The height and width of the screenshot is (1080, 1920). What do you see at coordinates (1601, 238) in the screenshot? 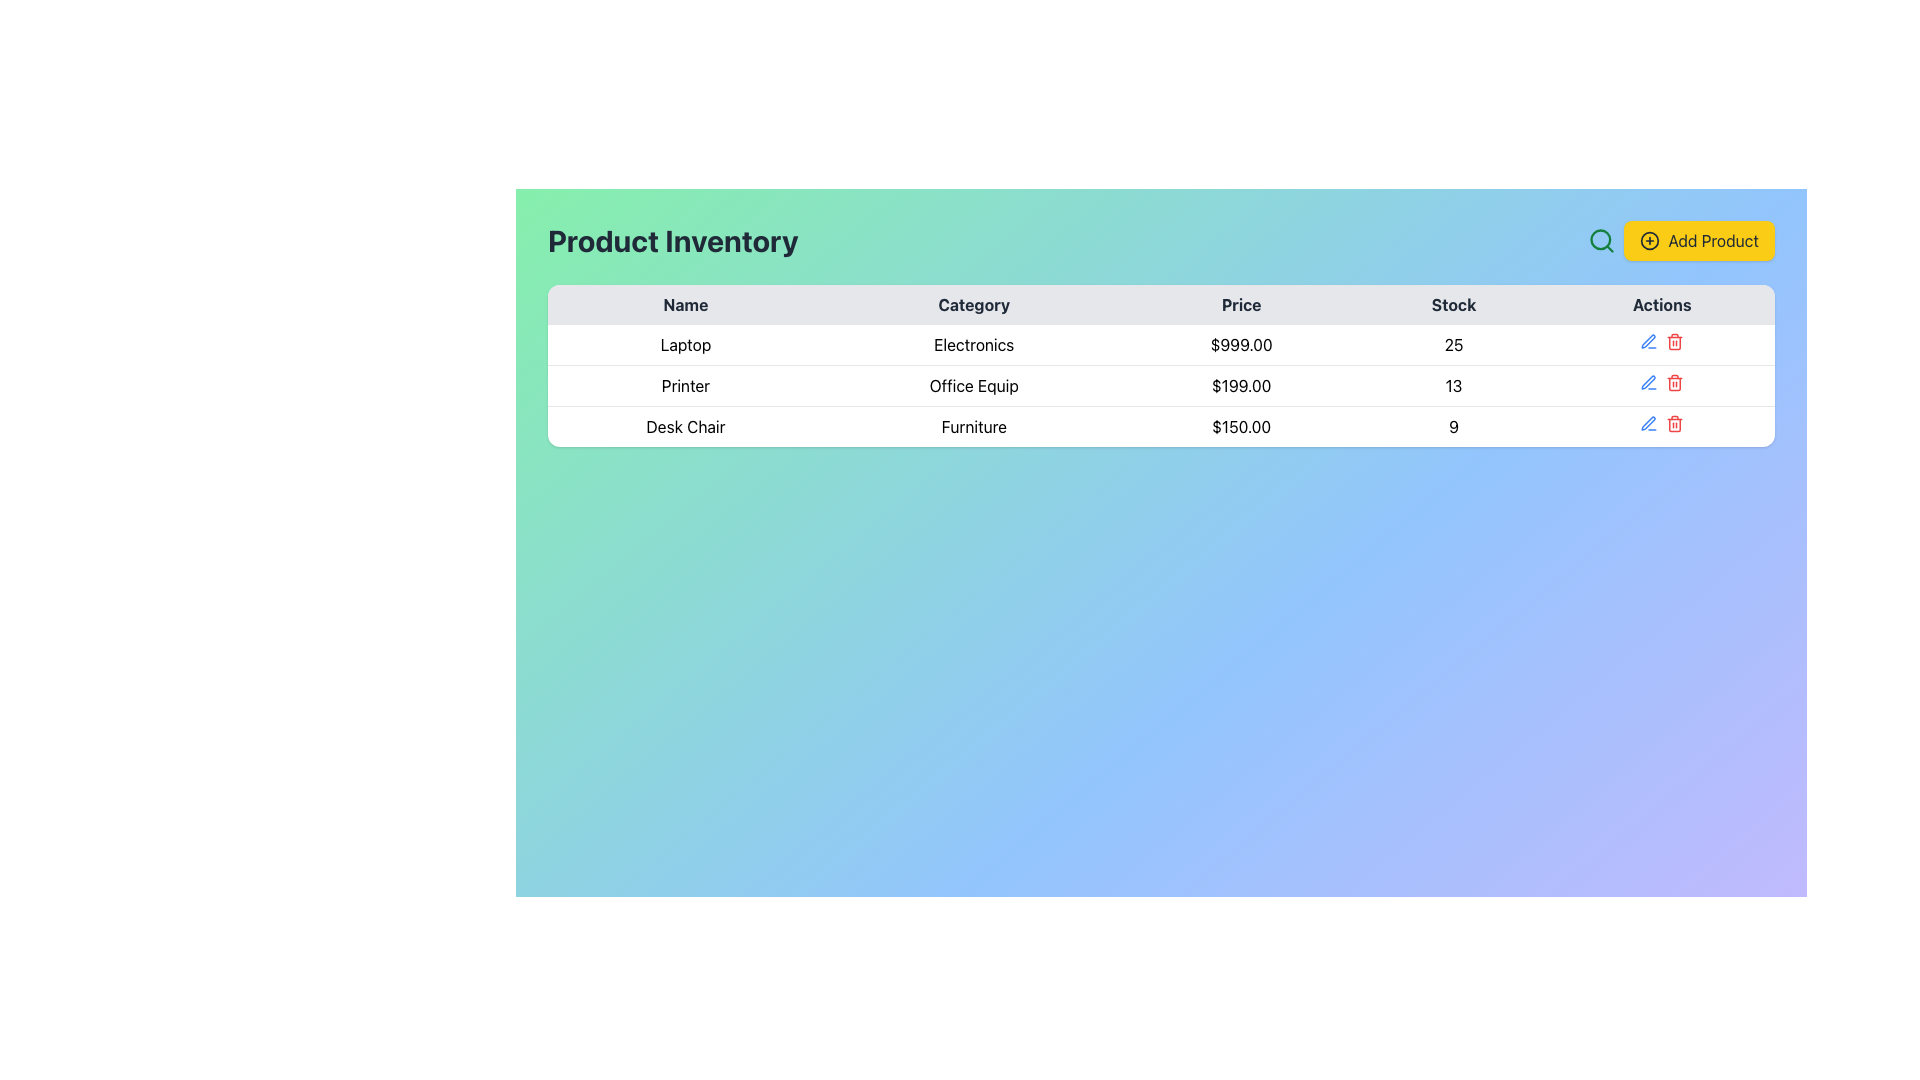
I see `the circular graphical icon resembling a magnifying glass, located to the left of the yellow 'Add Product' button in the header section` at bounding box center [1601, 238].